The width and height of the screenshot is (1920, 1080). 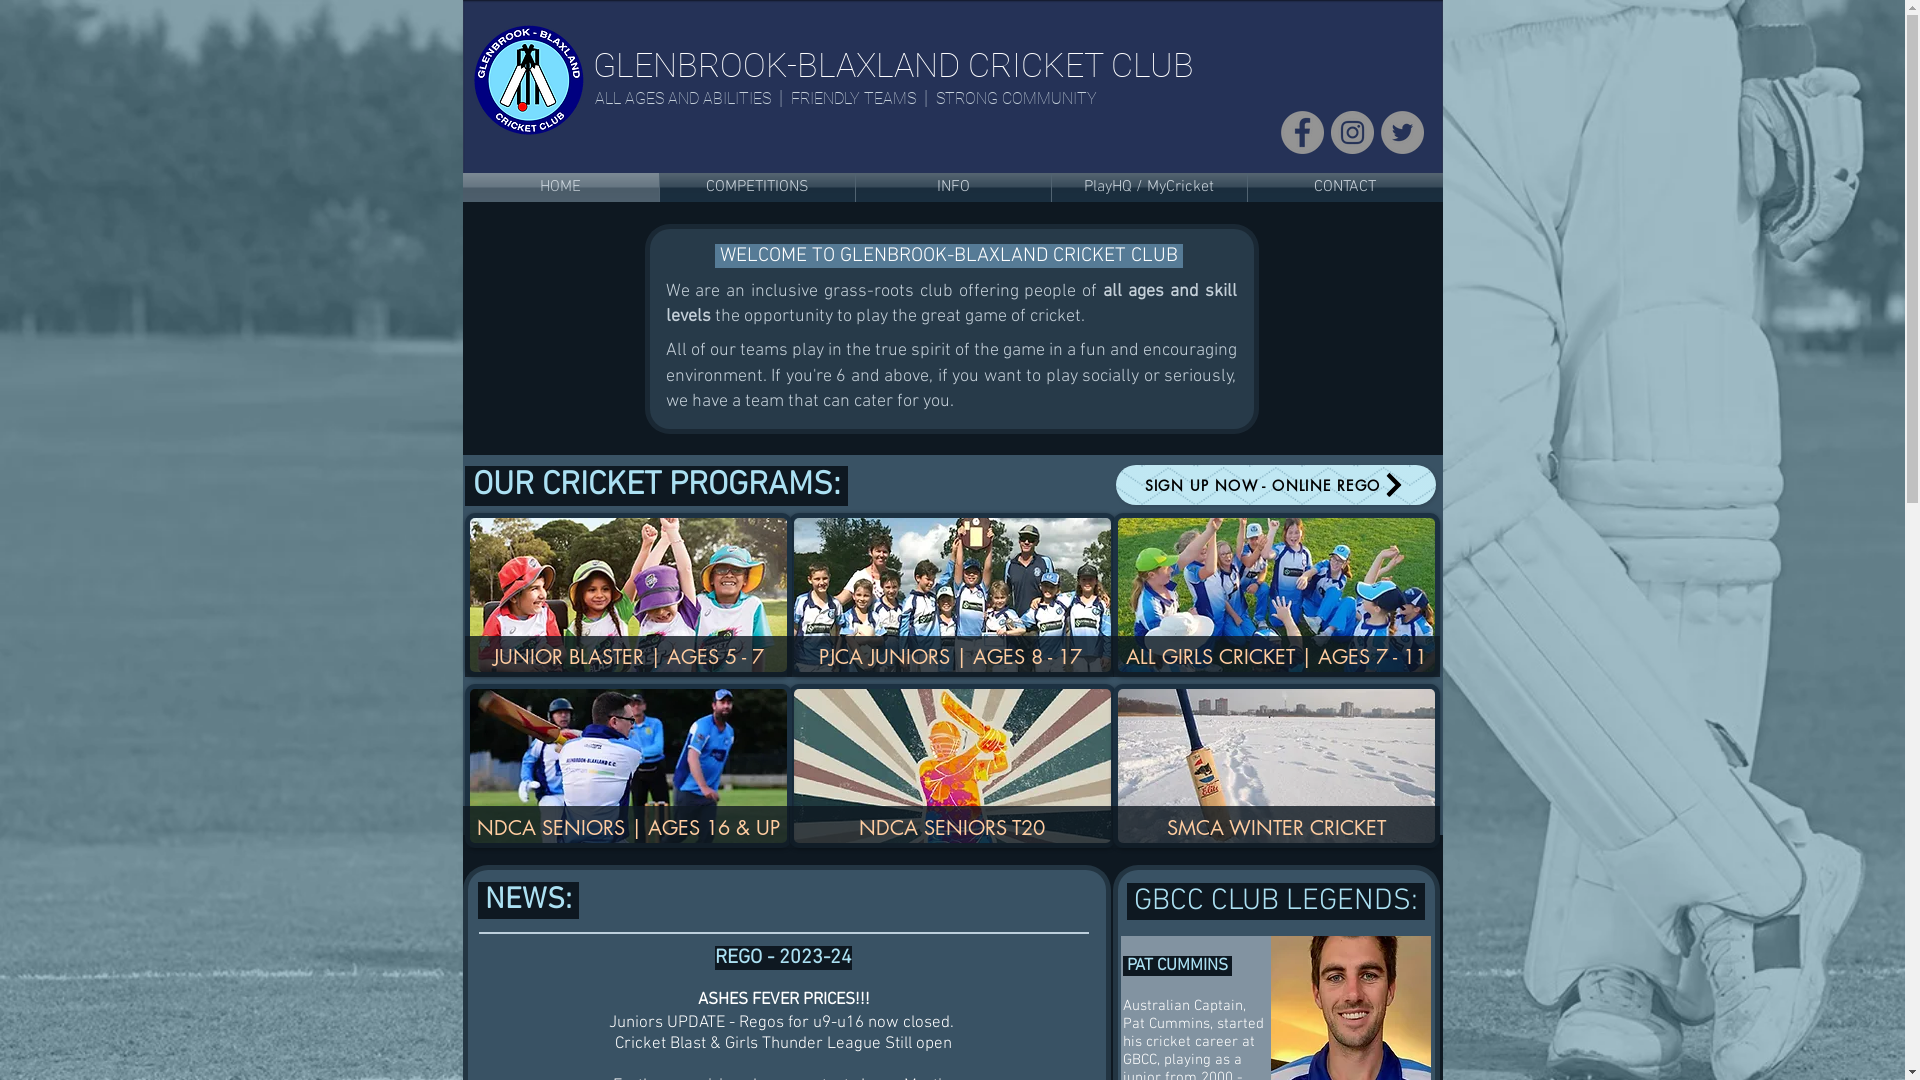 I want to click on 'HOME', so click(x=560, y=187).